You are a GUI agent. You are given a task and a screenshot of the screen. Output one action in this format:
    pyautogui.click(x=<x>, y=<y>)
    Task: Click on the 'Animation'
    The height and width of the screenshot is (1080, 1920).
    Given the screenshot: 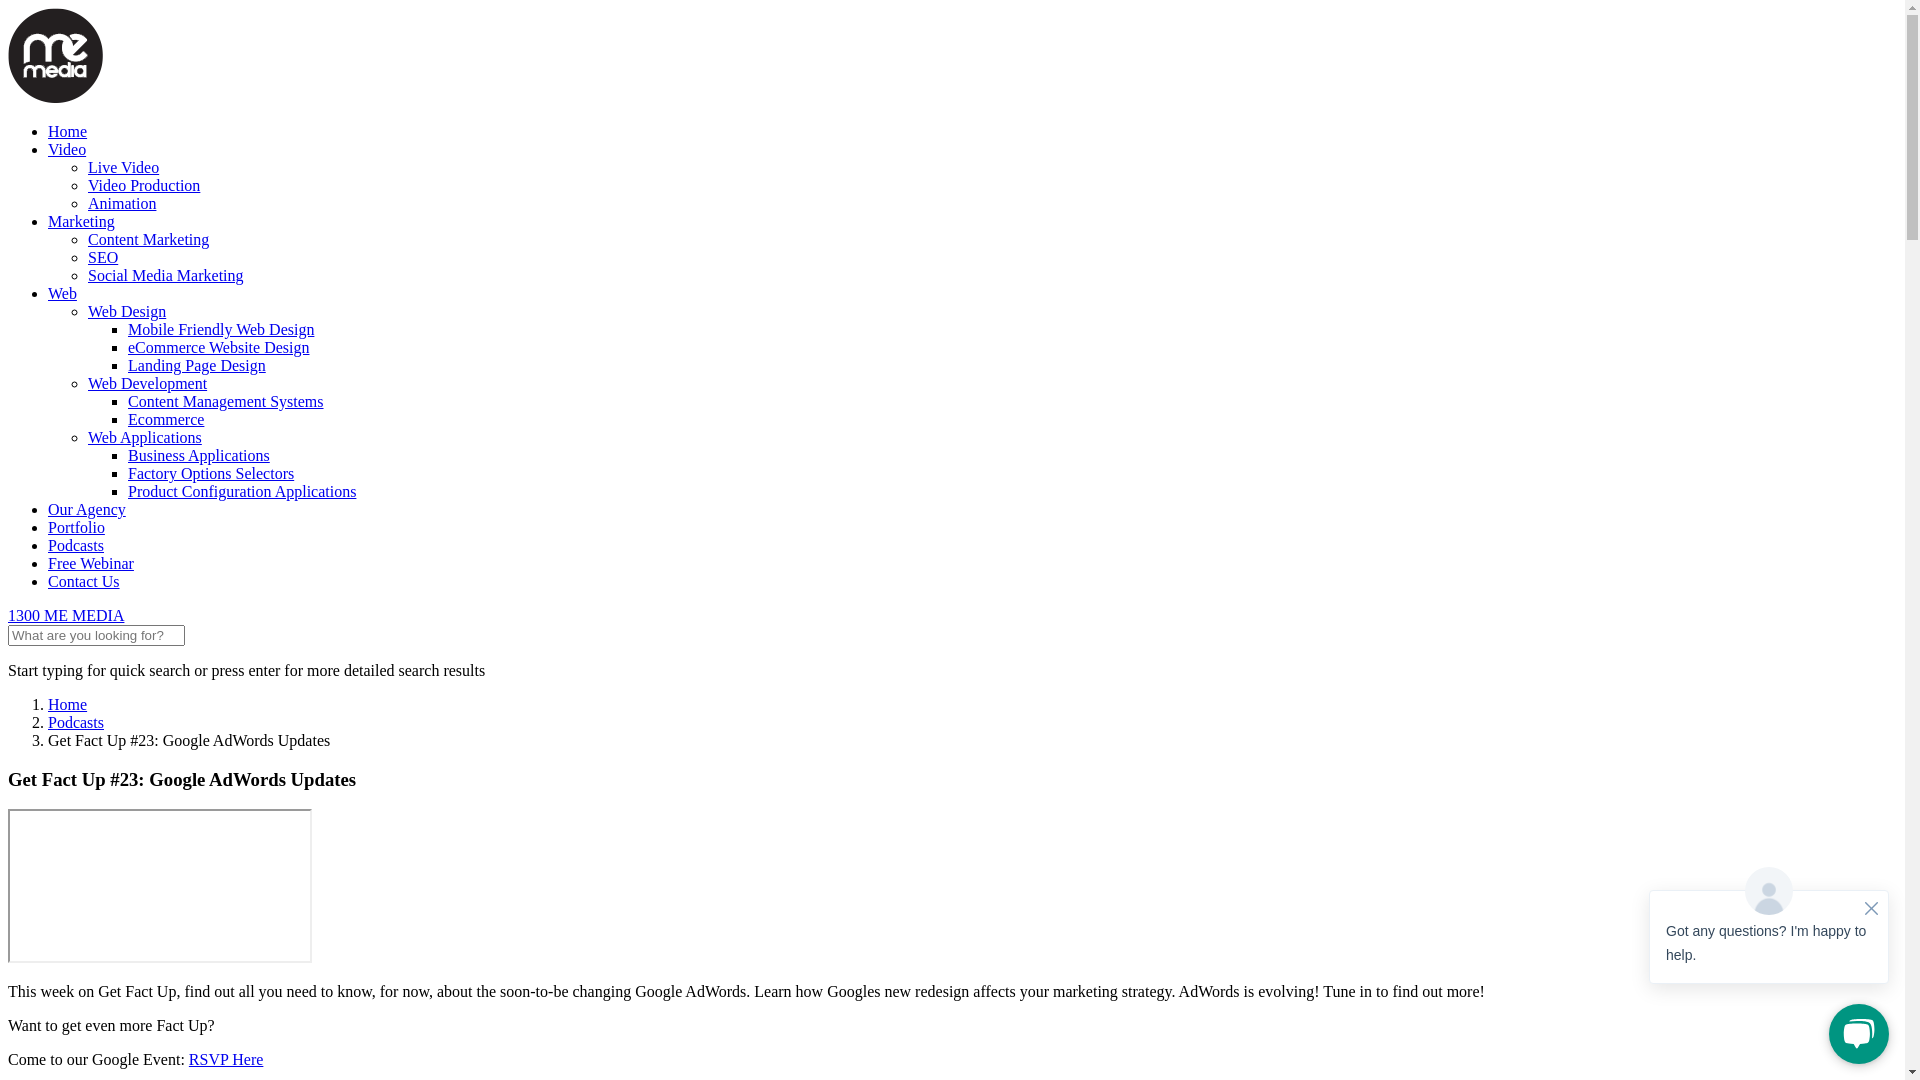 What is the action you would take?
    pyautogui.click(x=120, y=203)
    